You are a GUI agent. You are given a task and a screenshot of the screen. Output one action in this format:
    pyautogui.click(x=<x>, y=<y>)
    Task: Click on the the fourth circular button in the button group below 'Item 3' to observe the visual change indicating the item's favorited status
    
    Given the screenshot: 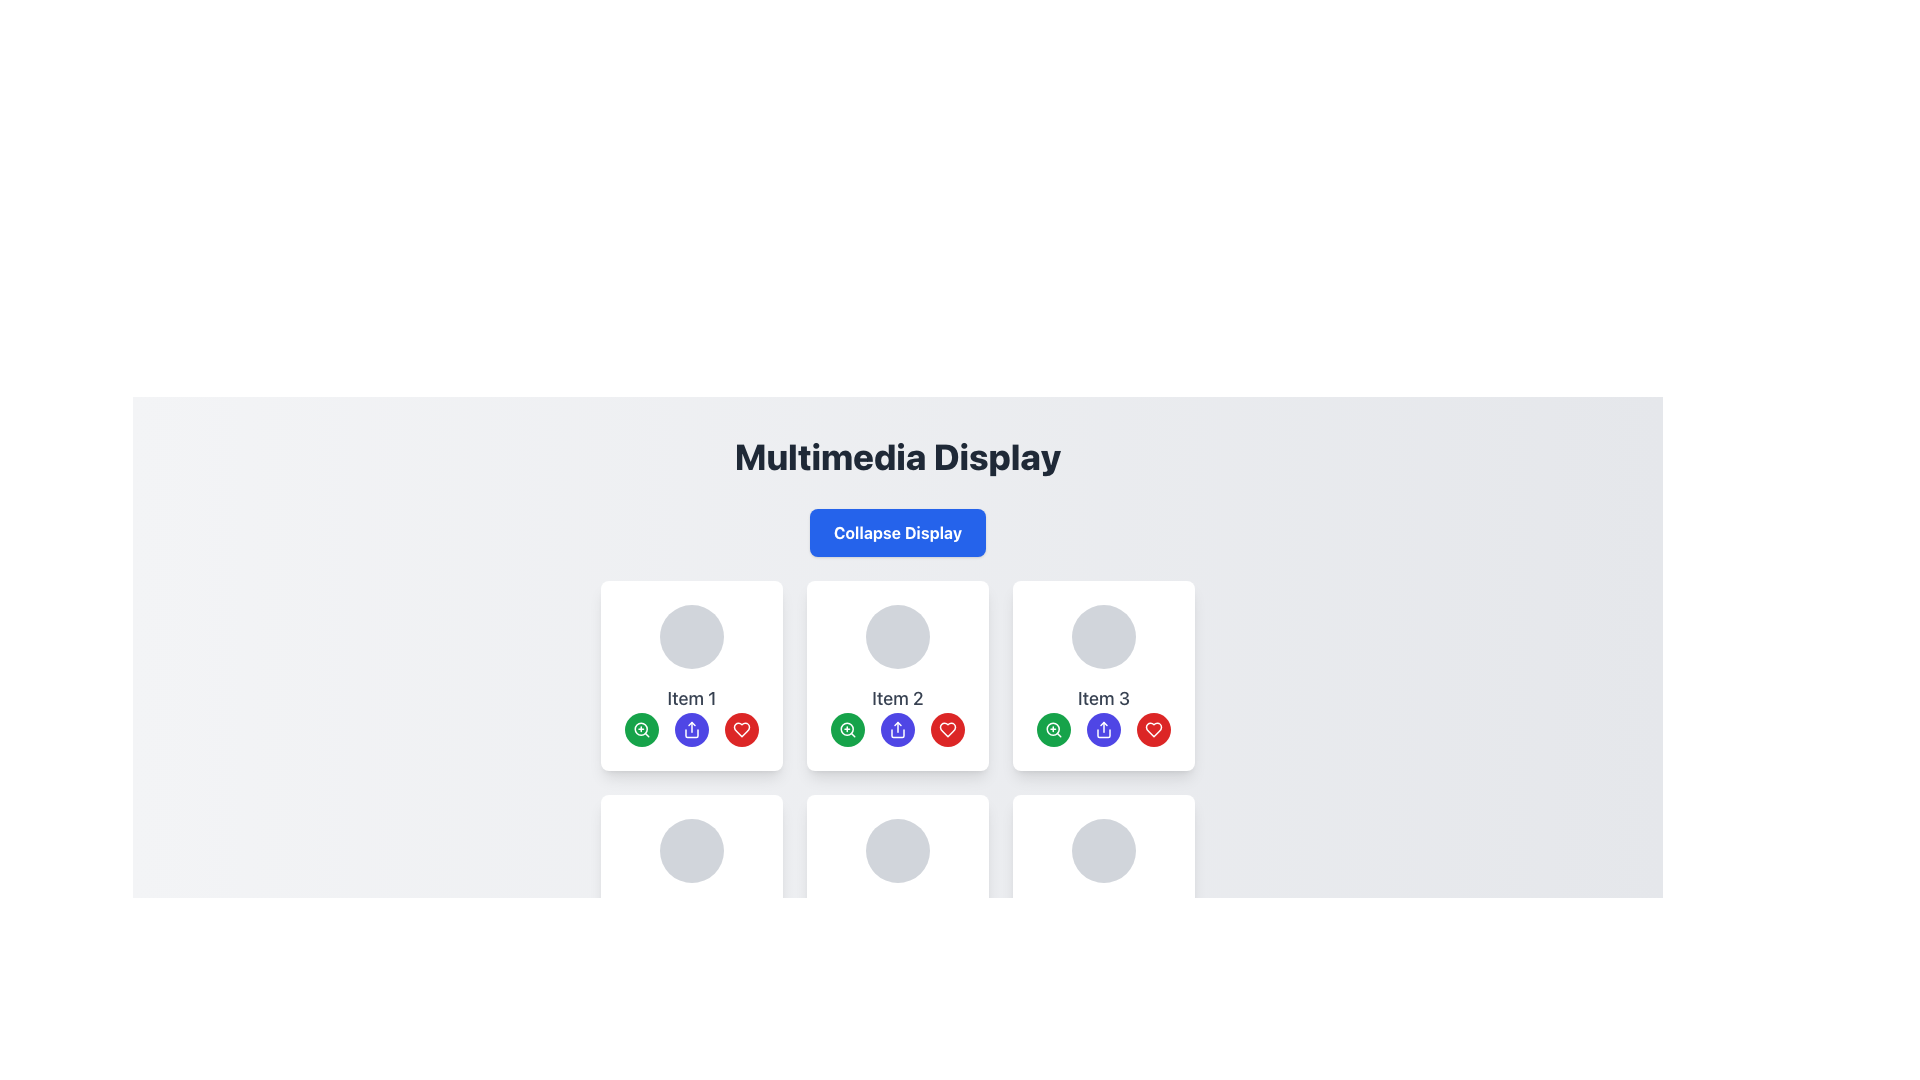 What is the action you would take?
    pyautogui.click(x=1153, y=729)
    